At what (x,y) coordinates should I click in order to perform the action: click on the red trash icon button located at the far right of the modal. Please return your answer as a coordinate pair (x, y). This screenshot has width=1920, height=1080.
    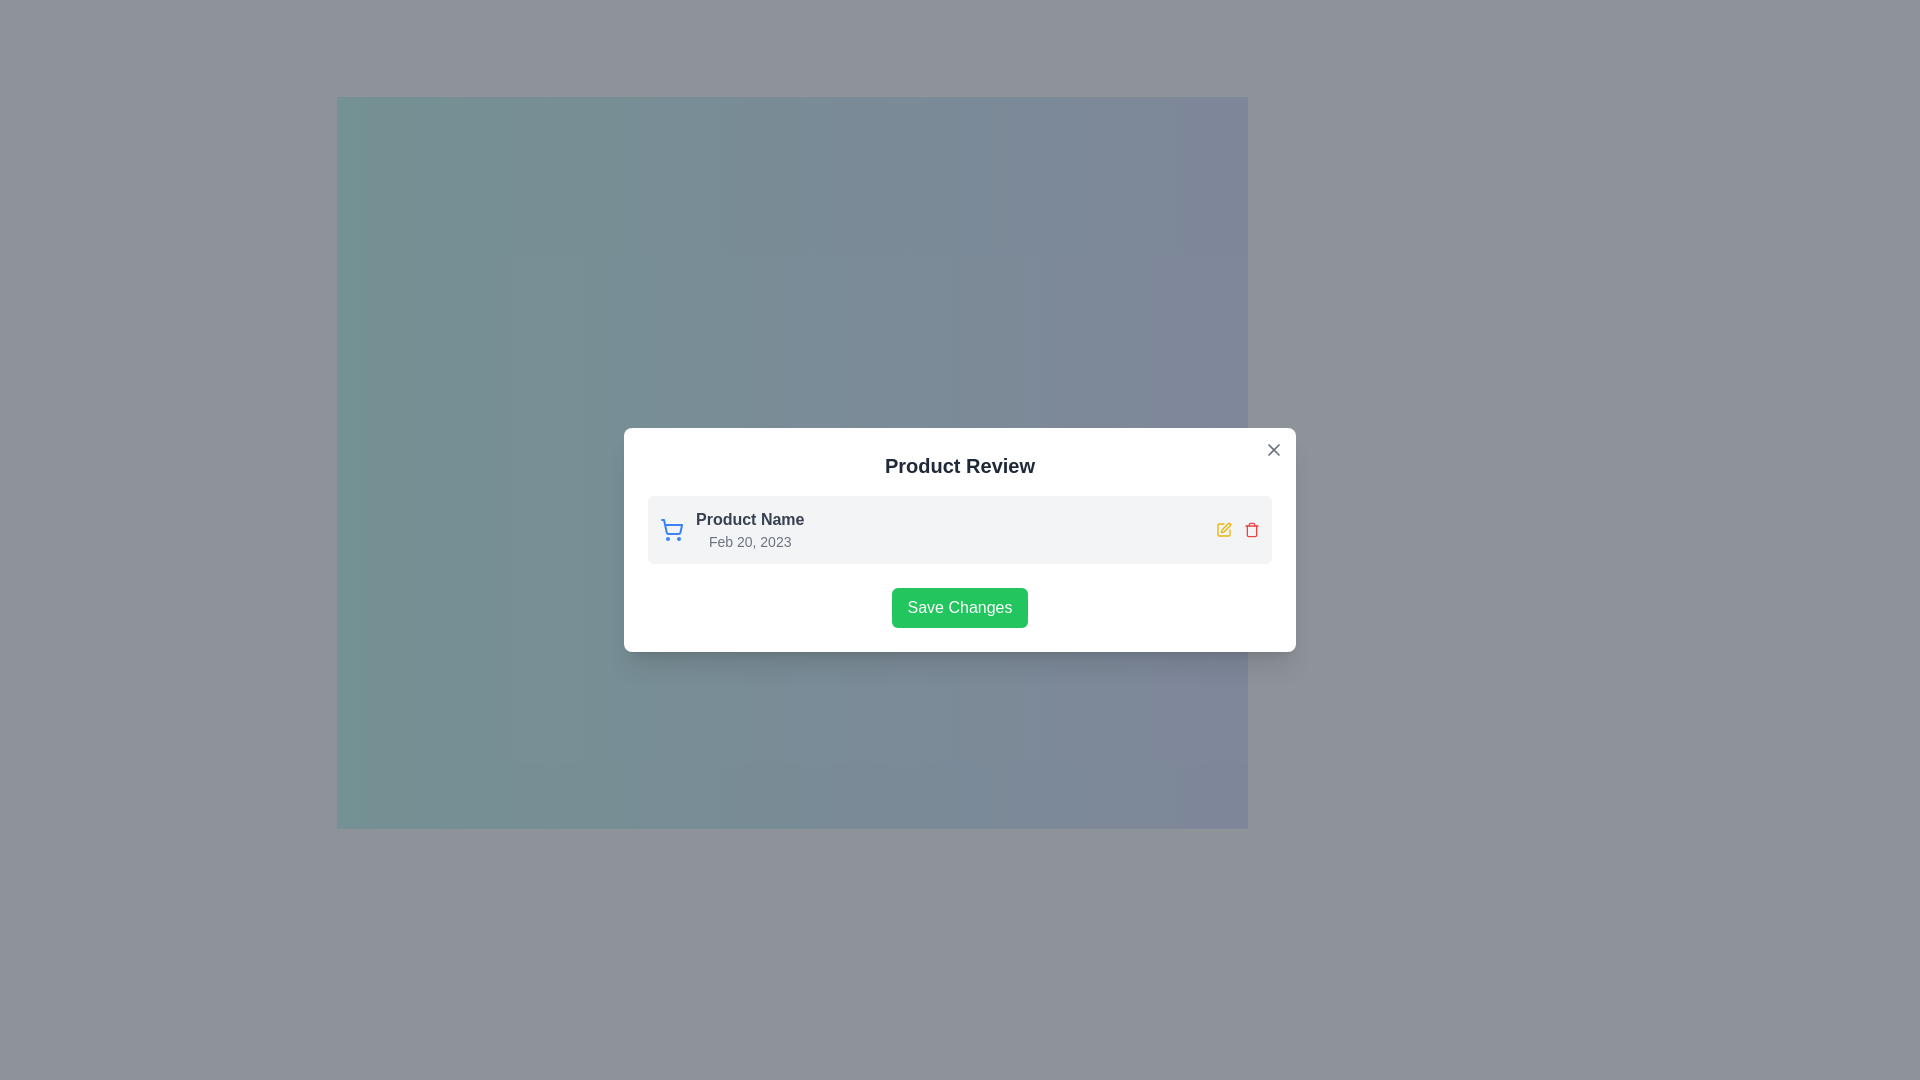
    Looking at the image, I should click on (1251, 528).